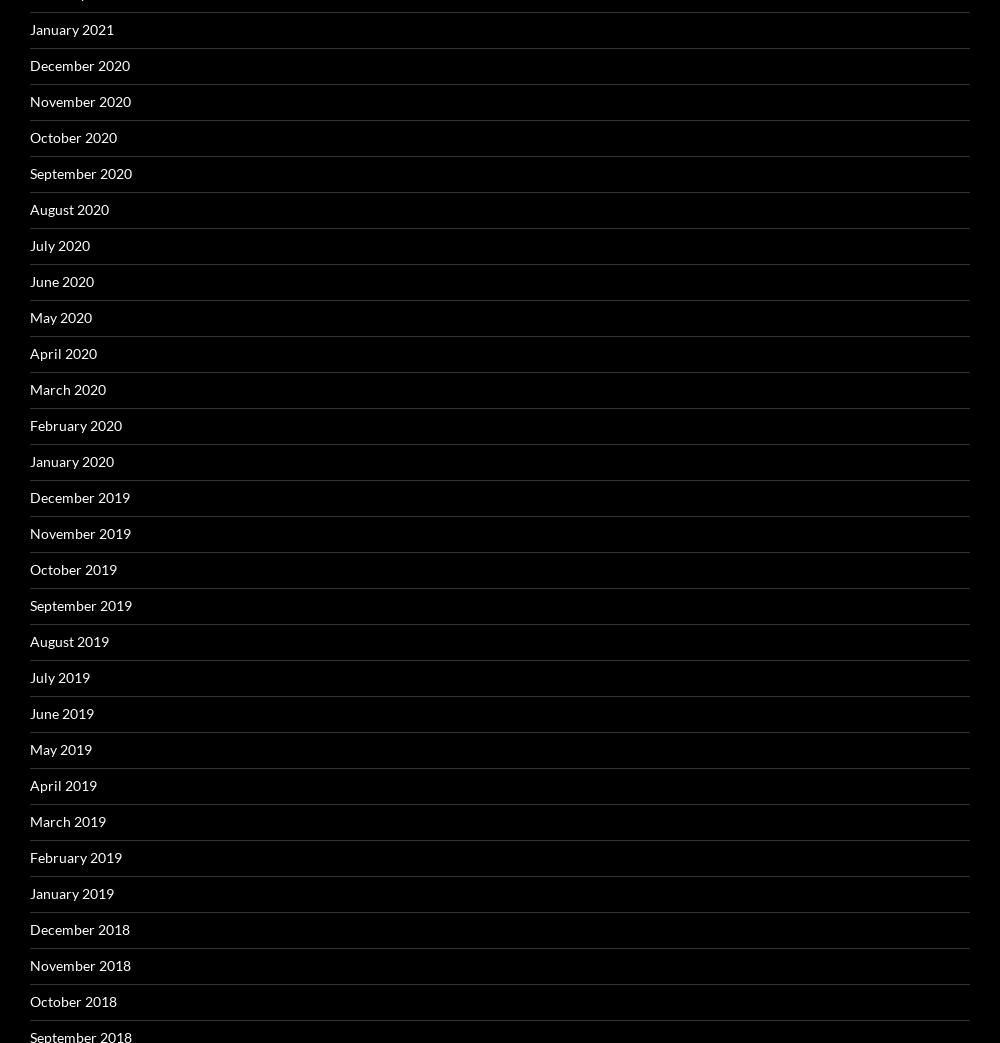 The width and height of the screenshot is (1000, 1043). What do you see at coordinates (62, 784) in the screenshot?
I see `'April 2019'` at bounding box center [62, 784].